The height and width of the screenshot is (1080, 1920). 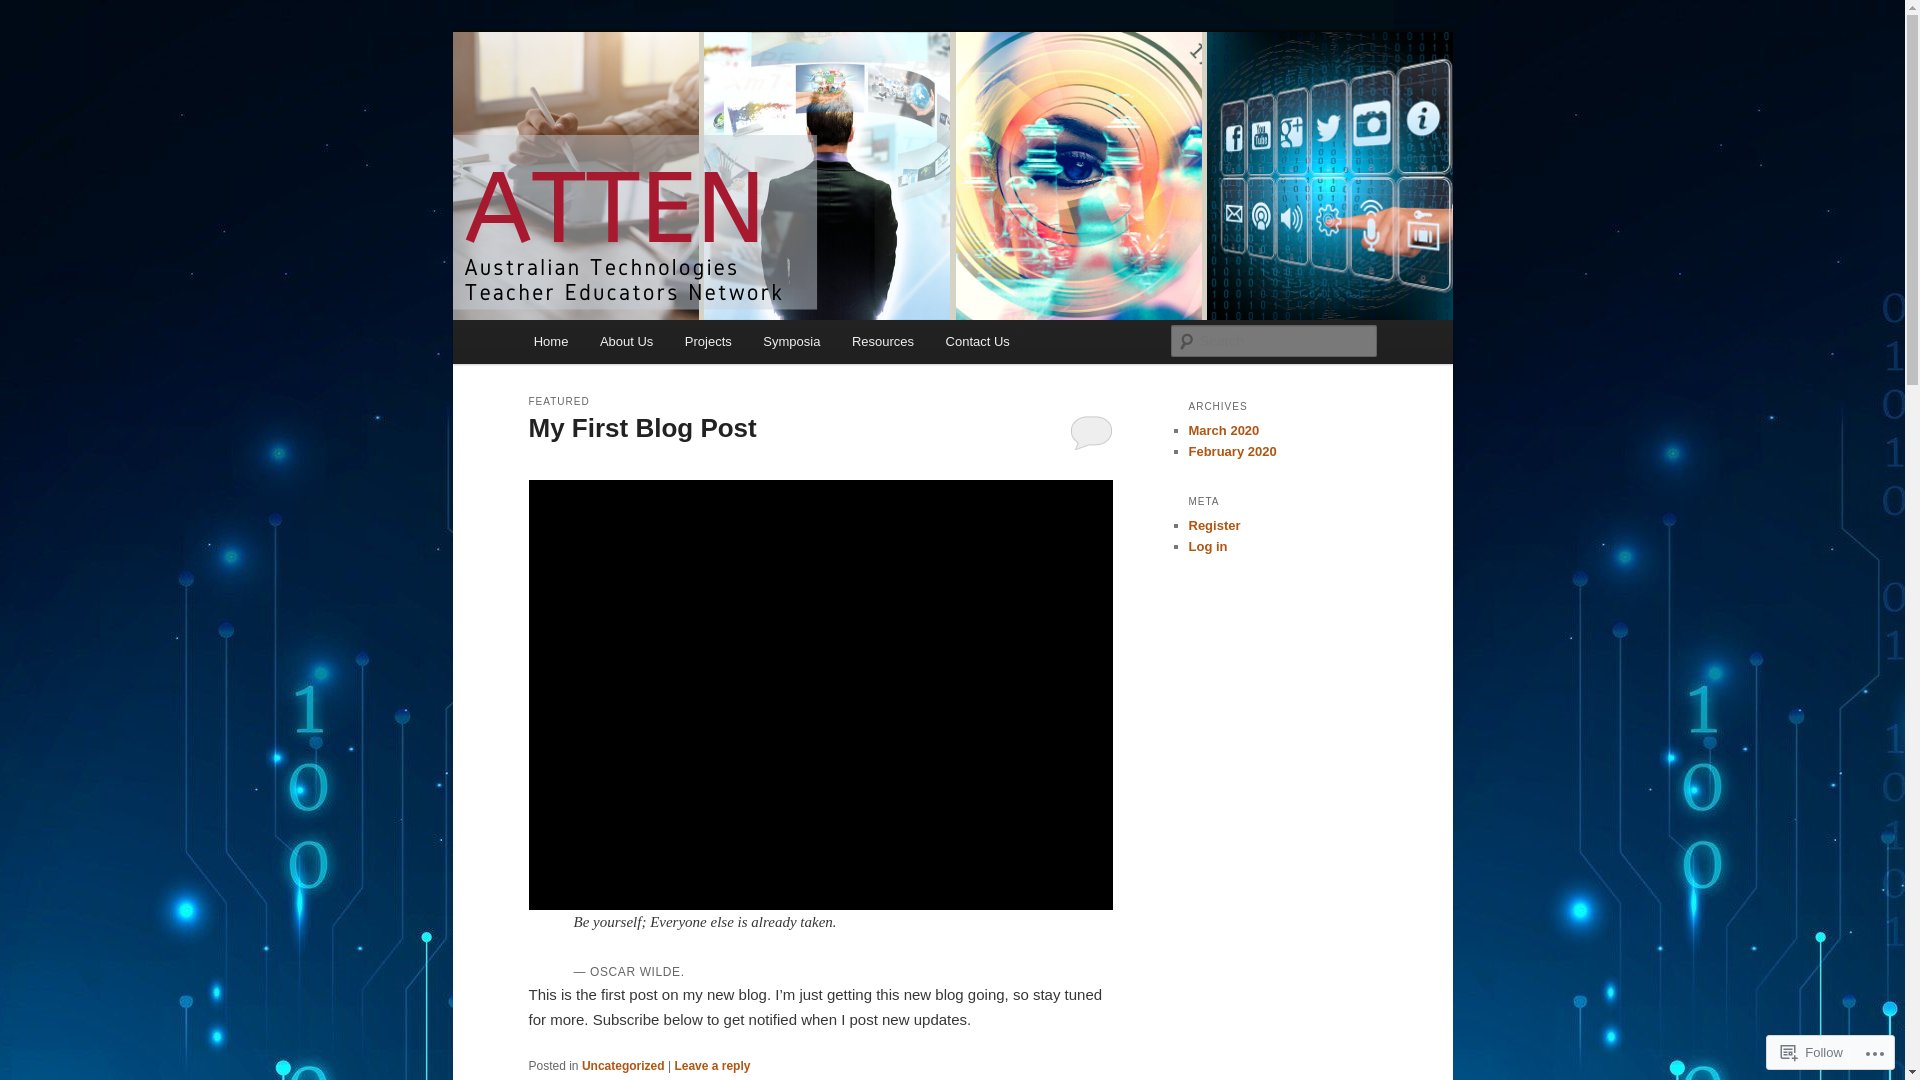 I want to click on 'Uncategorized', so click(x=580, y=1063).